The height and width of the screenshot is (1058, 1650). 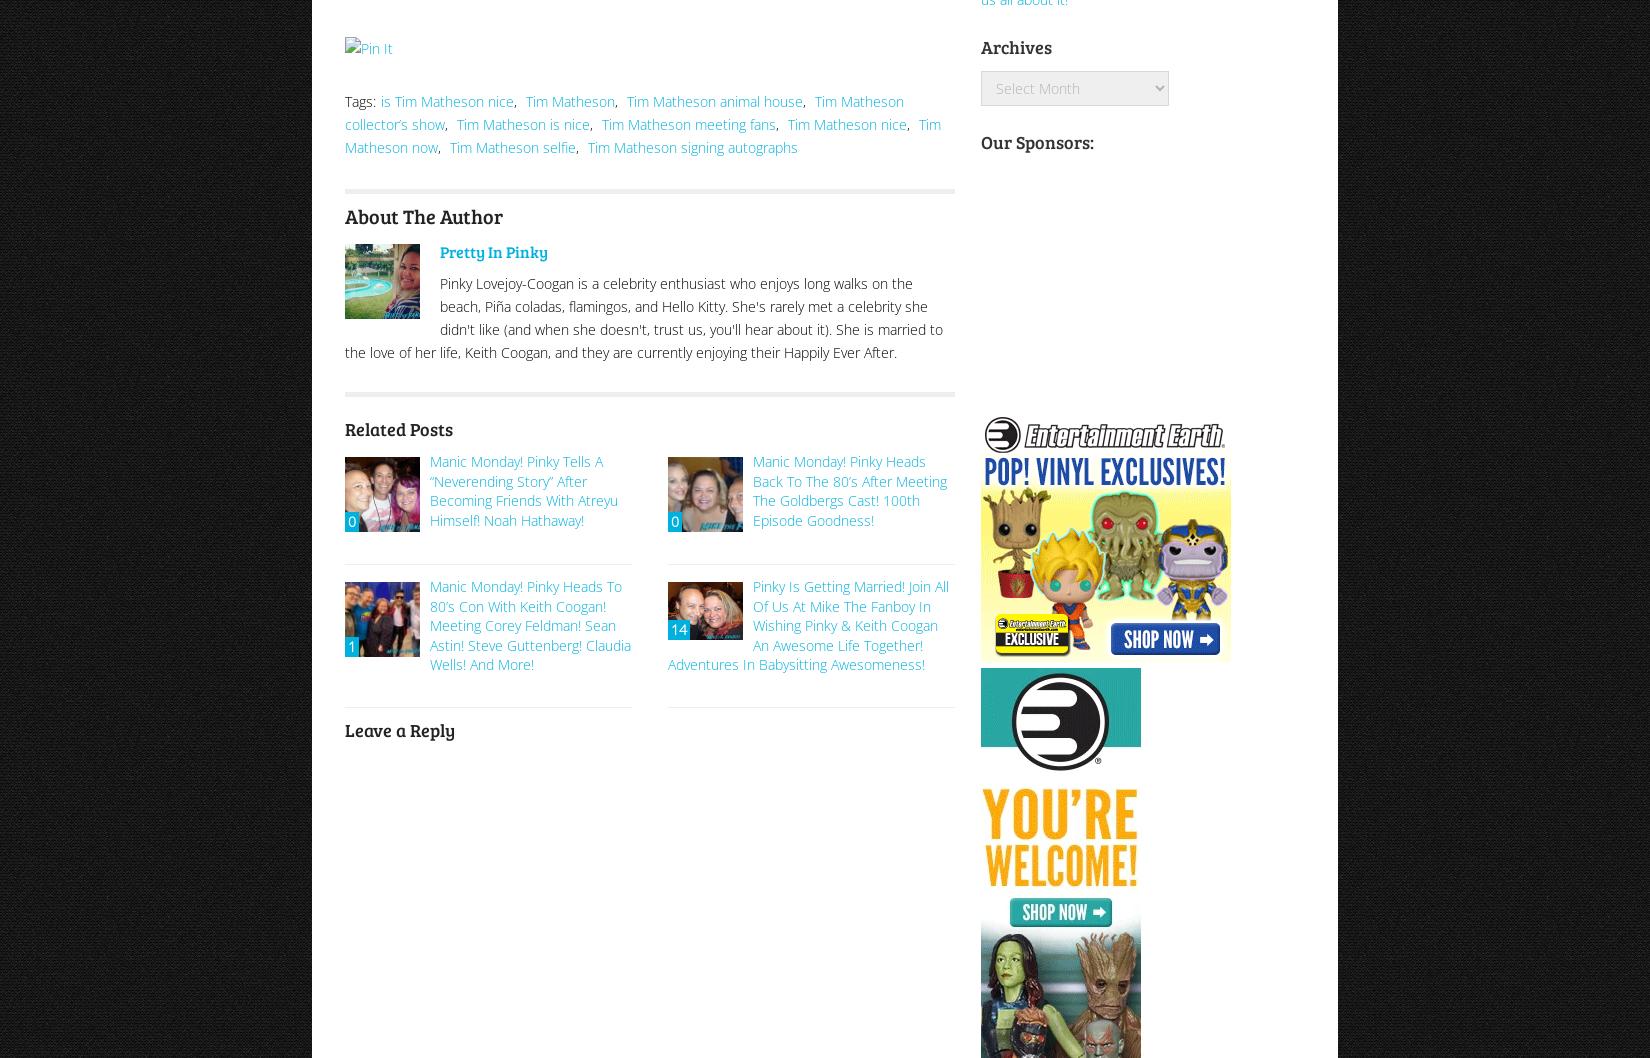 What do you see at coordinates (713, 99) in the screenshot?
I see `'Tim Matheson animal house'` at bounding box center [713, 99].